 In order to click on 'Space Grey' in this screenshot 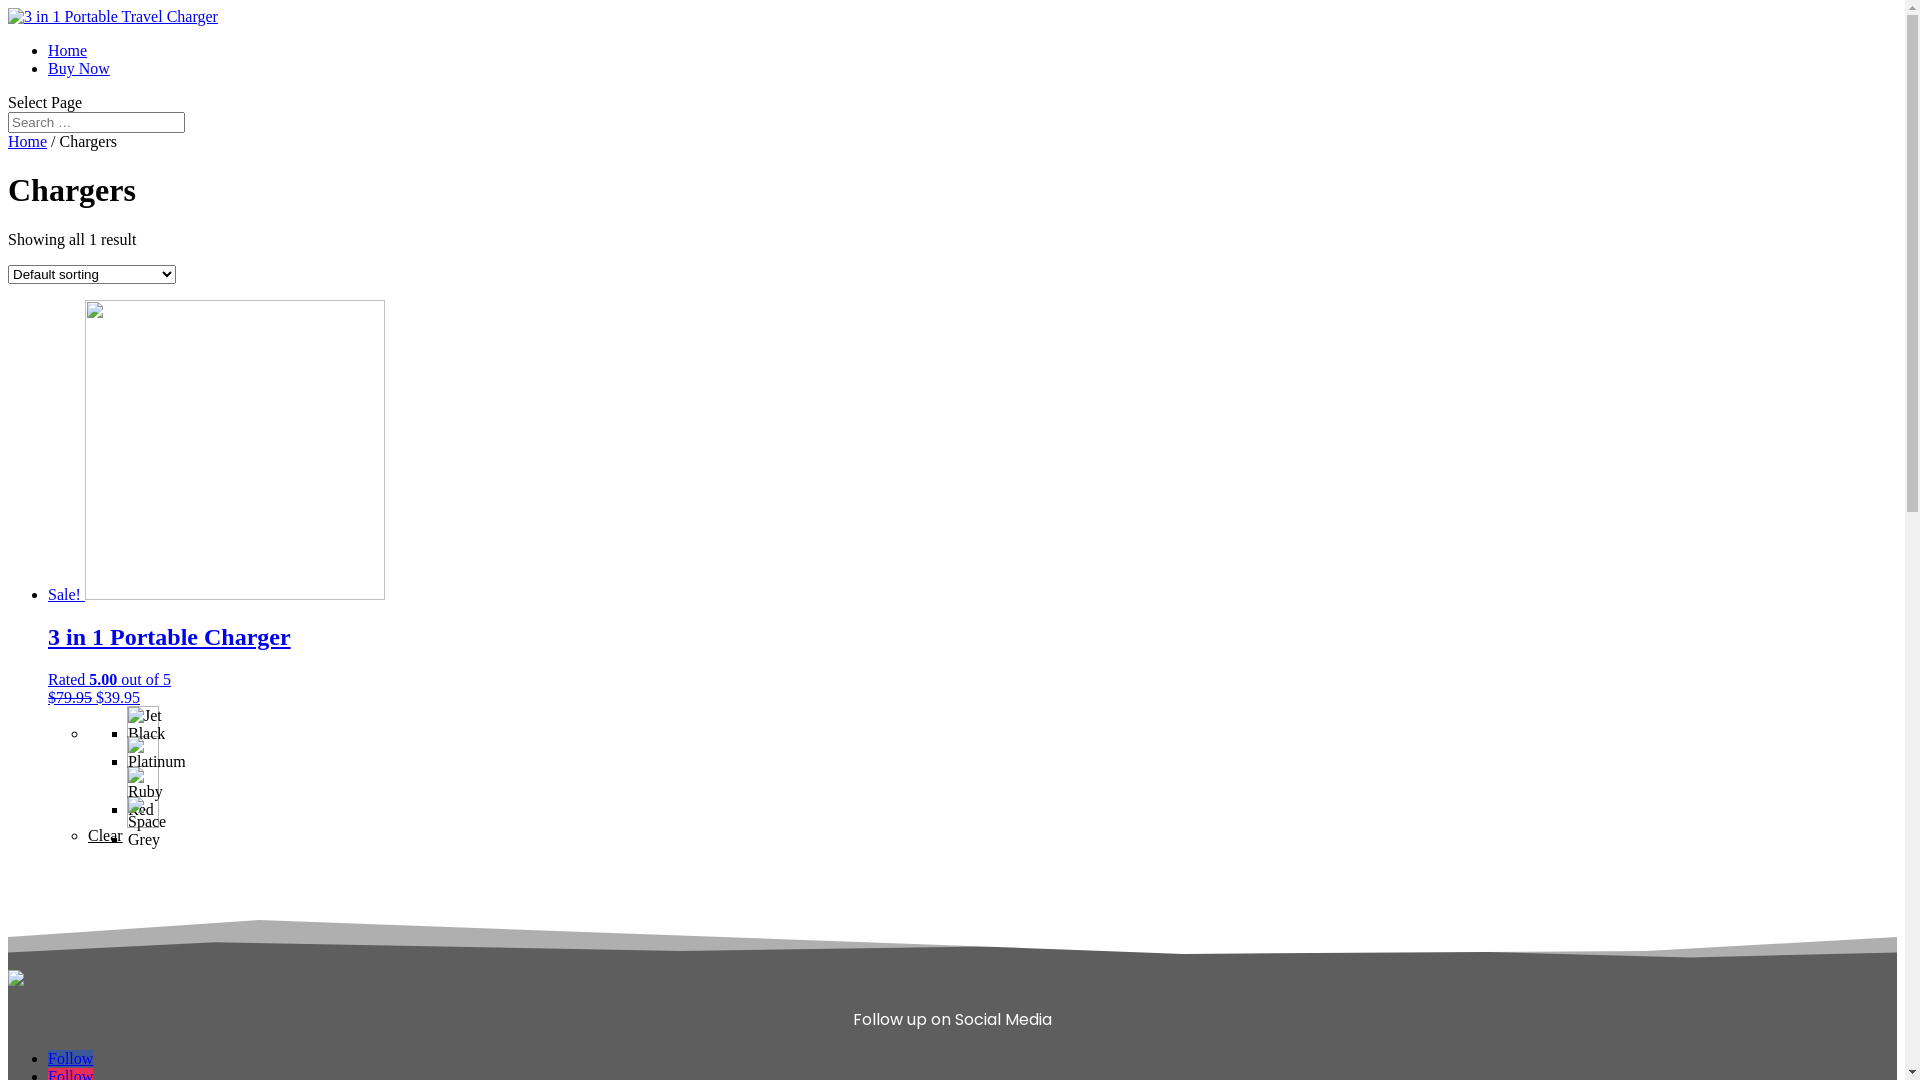, I will do `click(142, 812)`.